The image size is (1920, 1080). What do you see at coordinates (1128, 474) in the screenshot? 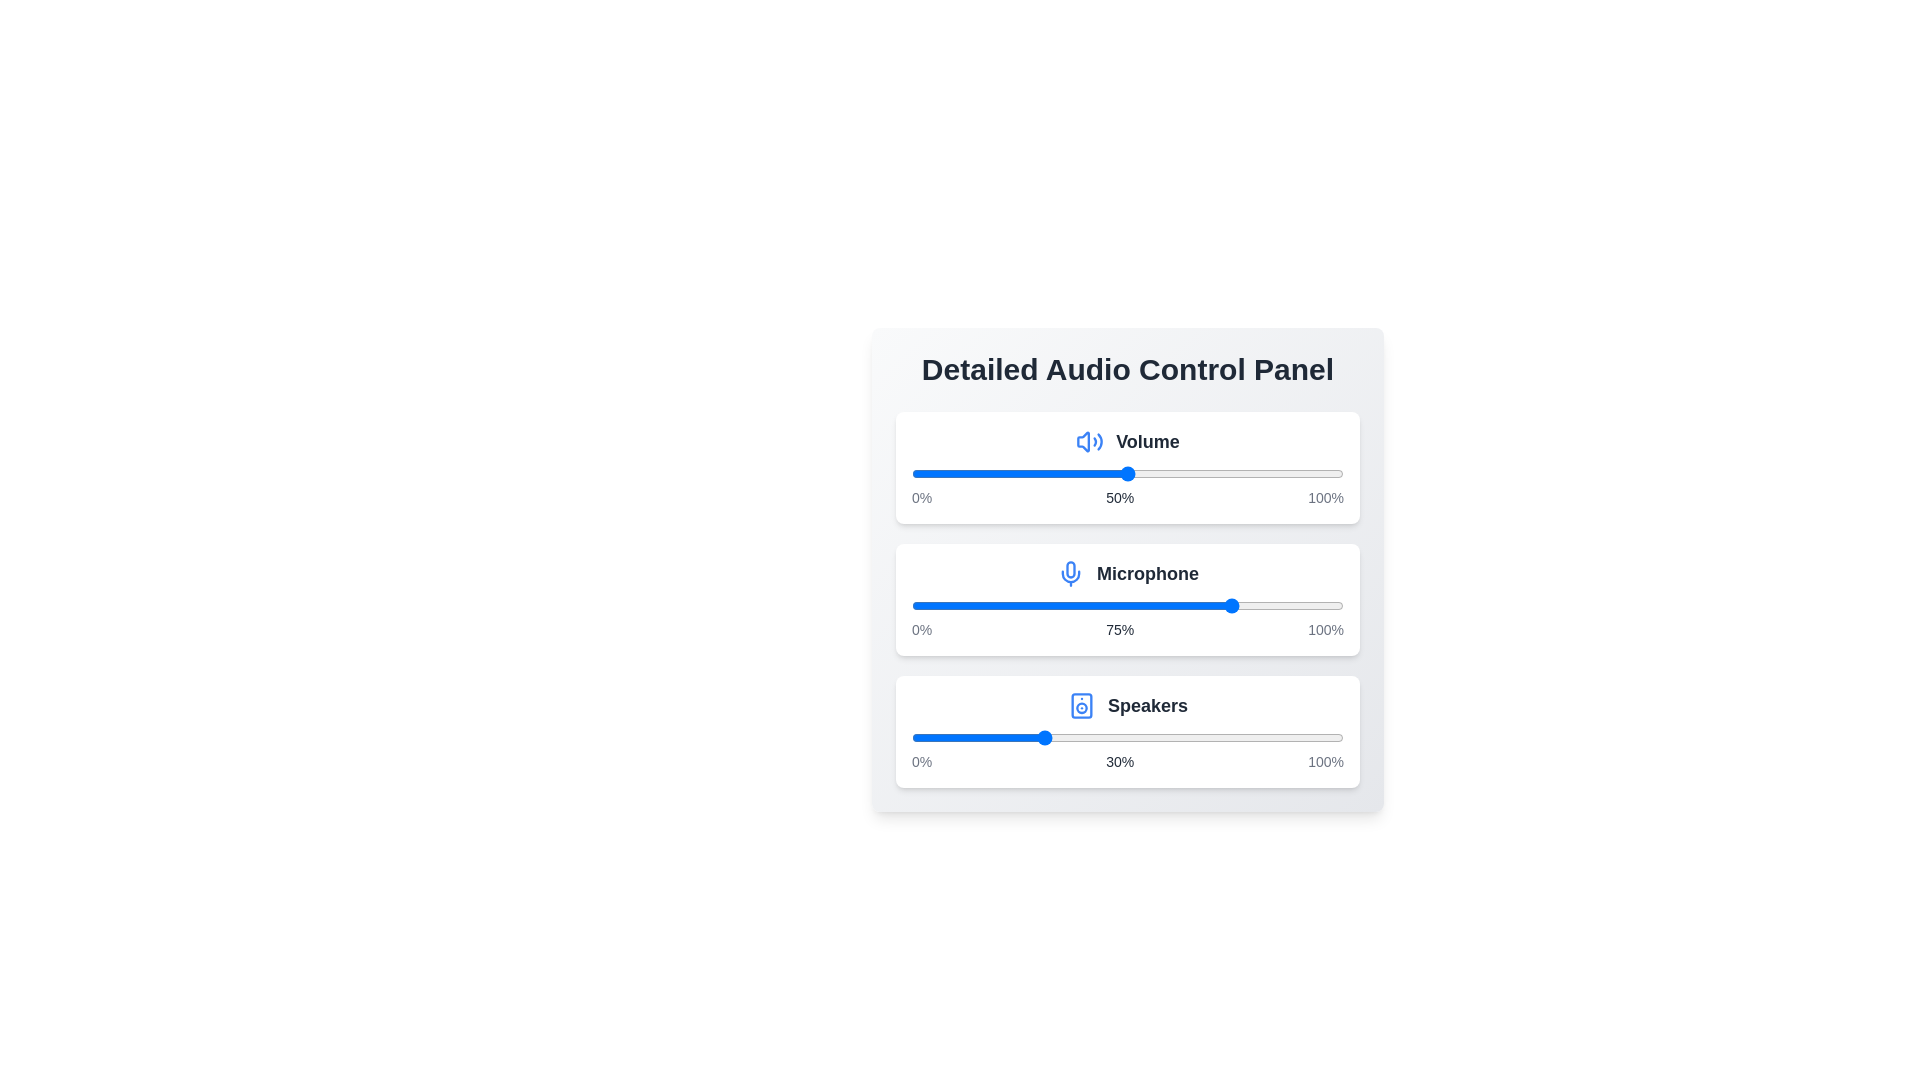
I see `the volume slider to 50%` at bounding box center [1128, 474].